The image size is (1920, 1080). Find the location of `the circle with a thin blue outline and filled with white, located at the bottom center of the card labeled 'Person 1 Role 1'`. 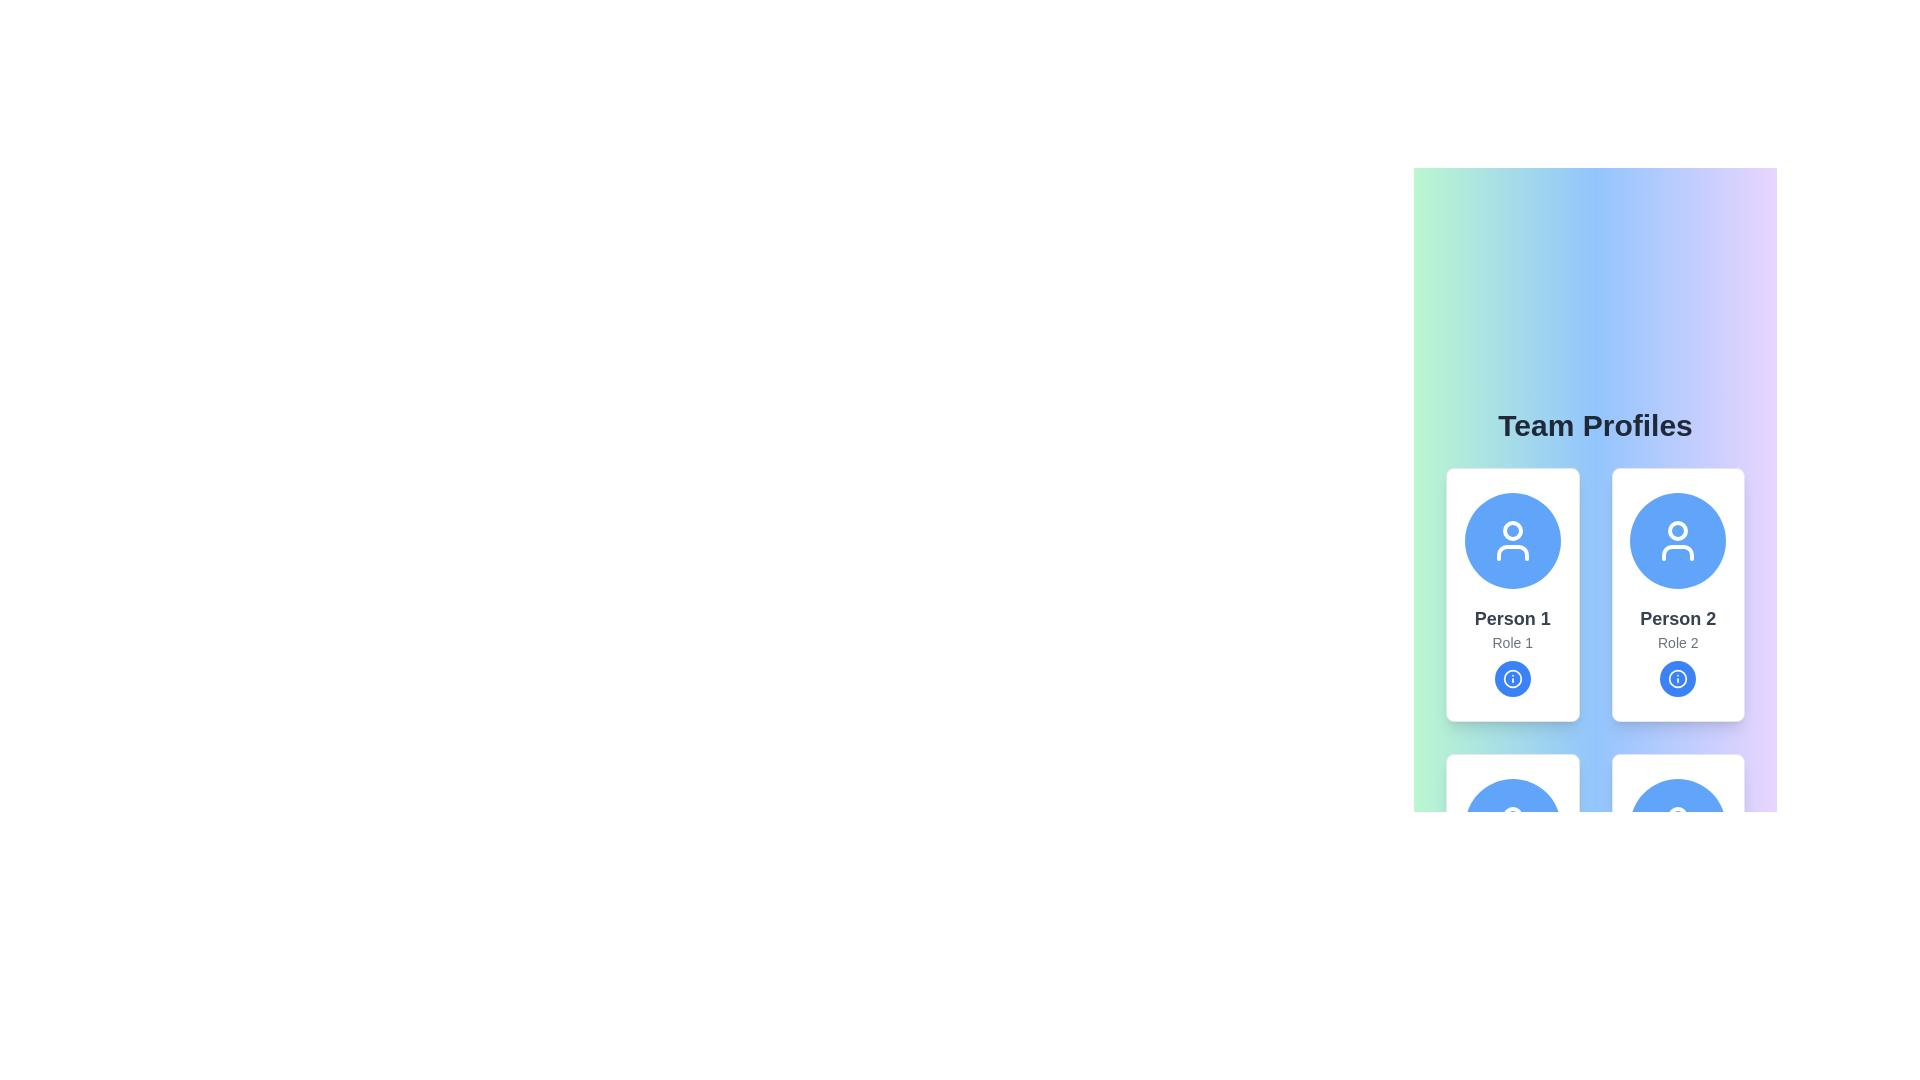

the circle with a thin blue outline and filled with white, located at the bottom center of the card labeled 'Person 1 Role 1' is located at coordinates (1512, 677).